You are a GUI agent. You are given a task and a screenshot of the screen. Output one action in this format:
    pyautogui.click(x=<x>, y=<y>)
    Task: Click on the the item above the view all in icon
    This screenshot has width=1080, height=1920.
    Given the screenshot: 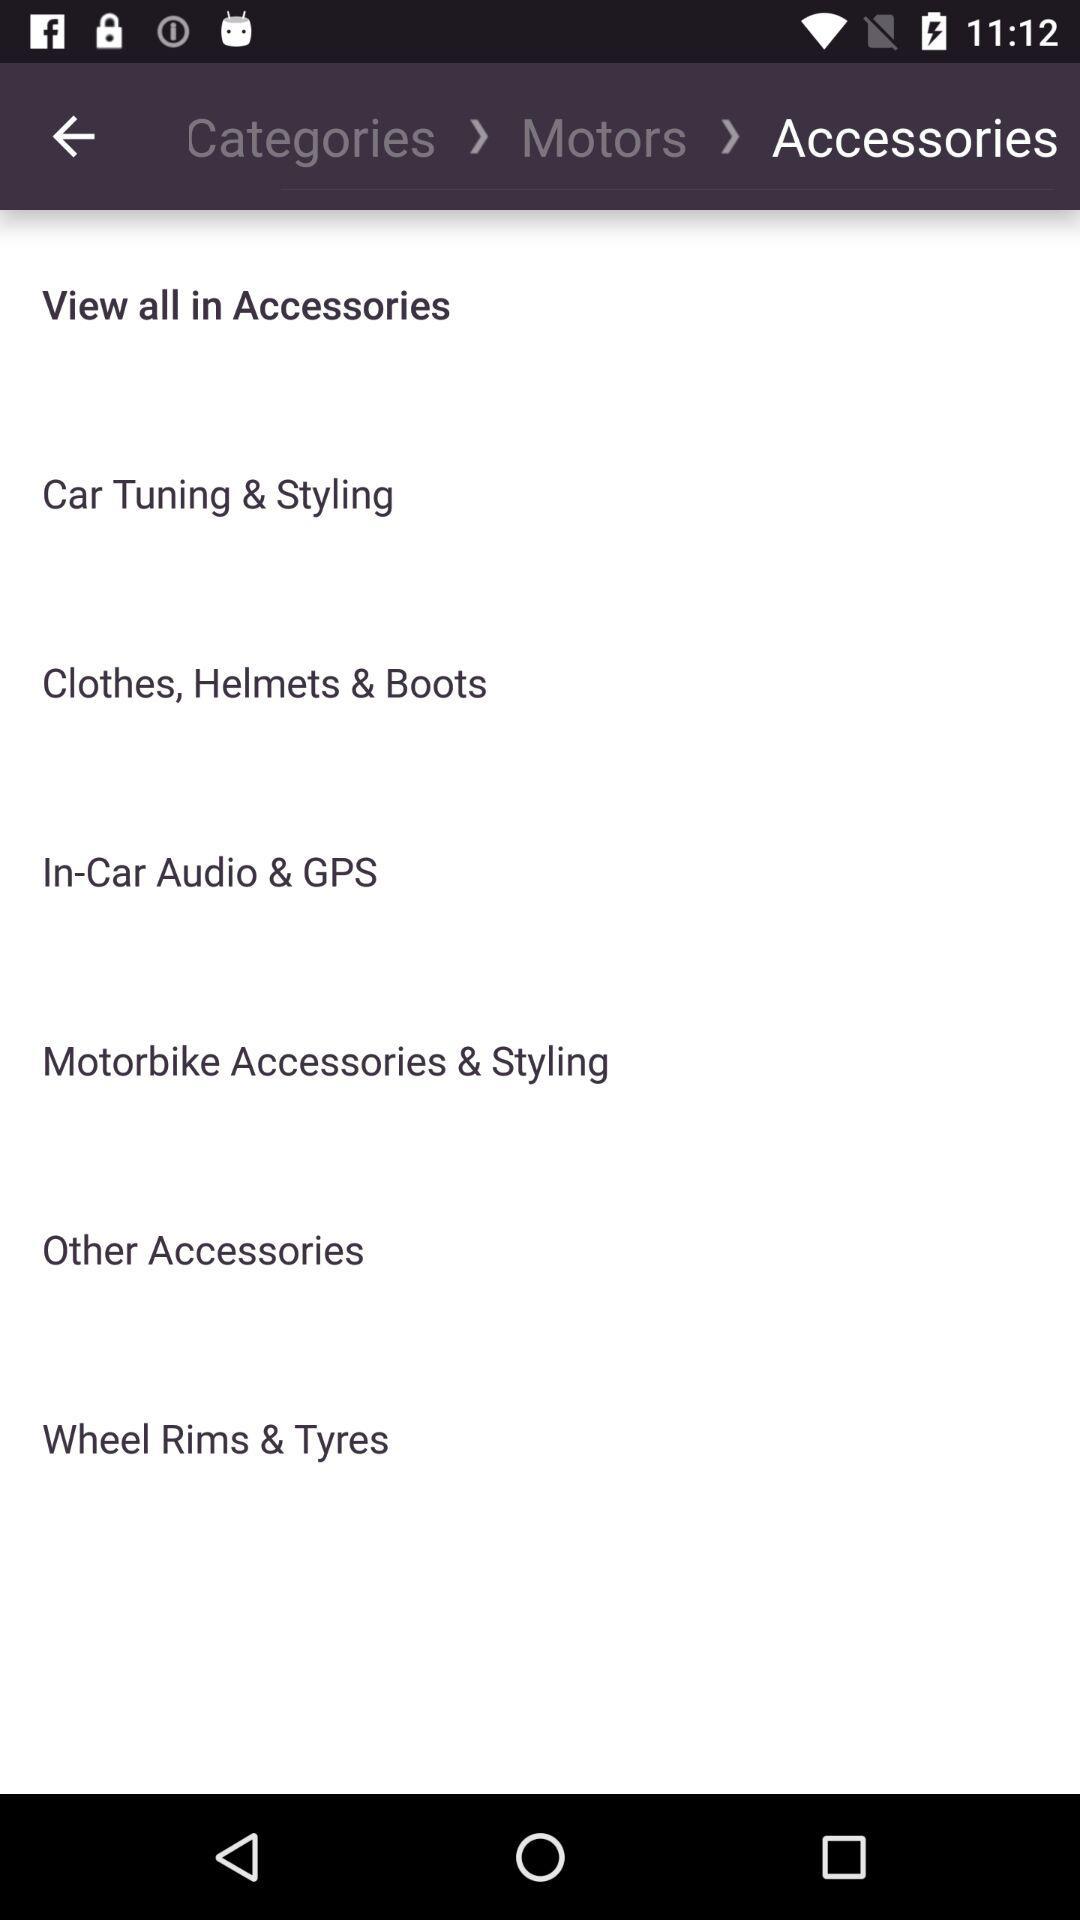 What is the action you would take?
    pyautogui.click(x=72, y=135)
    